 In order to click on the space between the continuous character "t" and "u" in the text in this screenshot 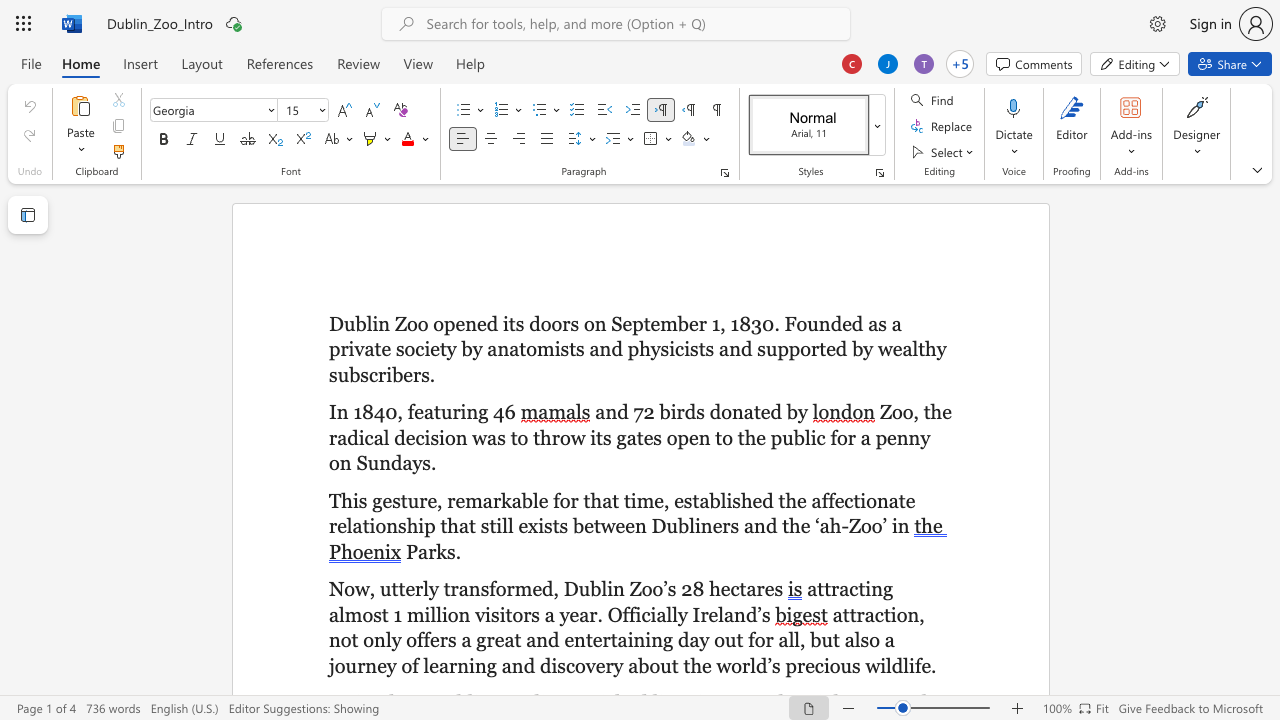, I will do `click(440, 411)`.